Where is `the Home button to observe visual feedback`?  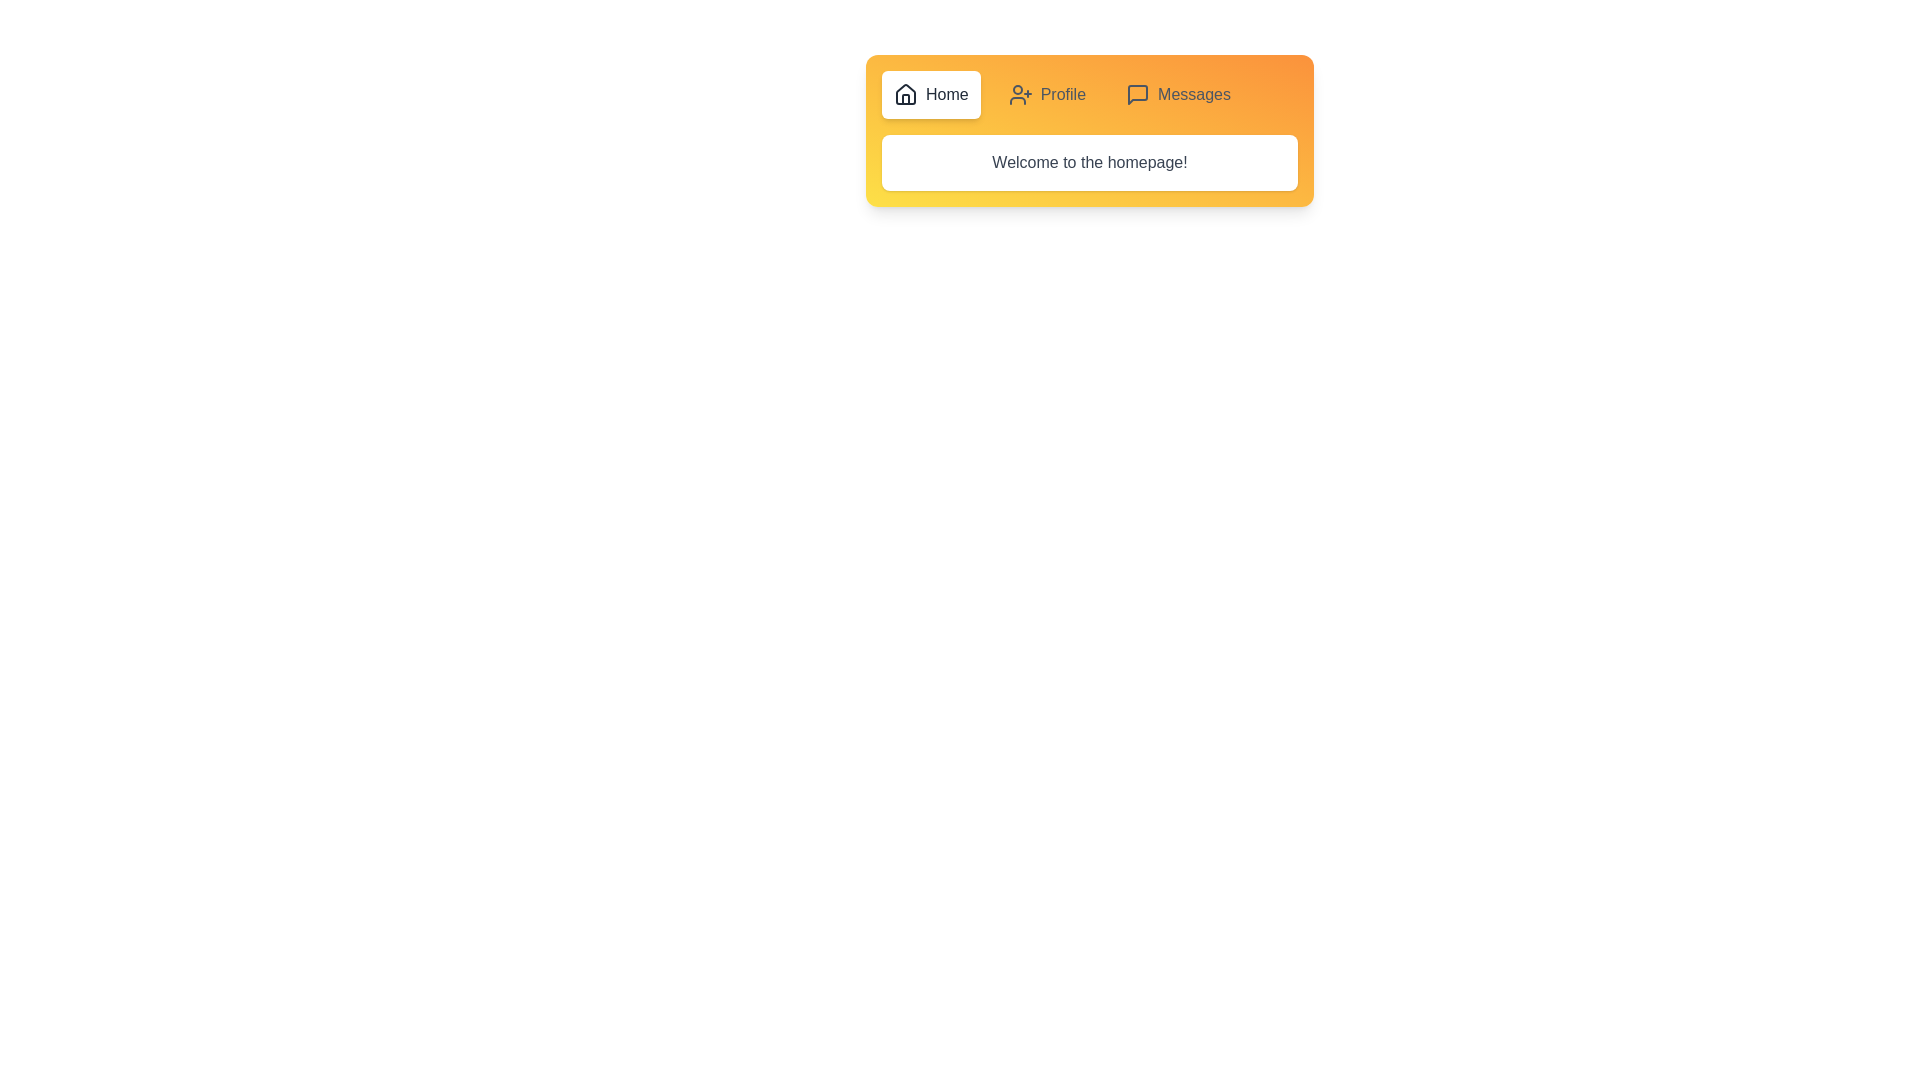 the Home button to observe visual feedback is located at coordinates (930, 95).